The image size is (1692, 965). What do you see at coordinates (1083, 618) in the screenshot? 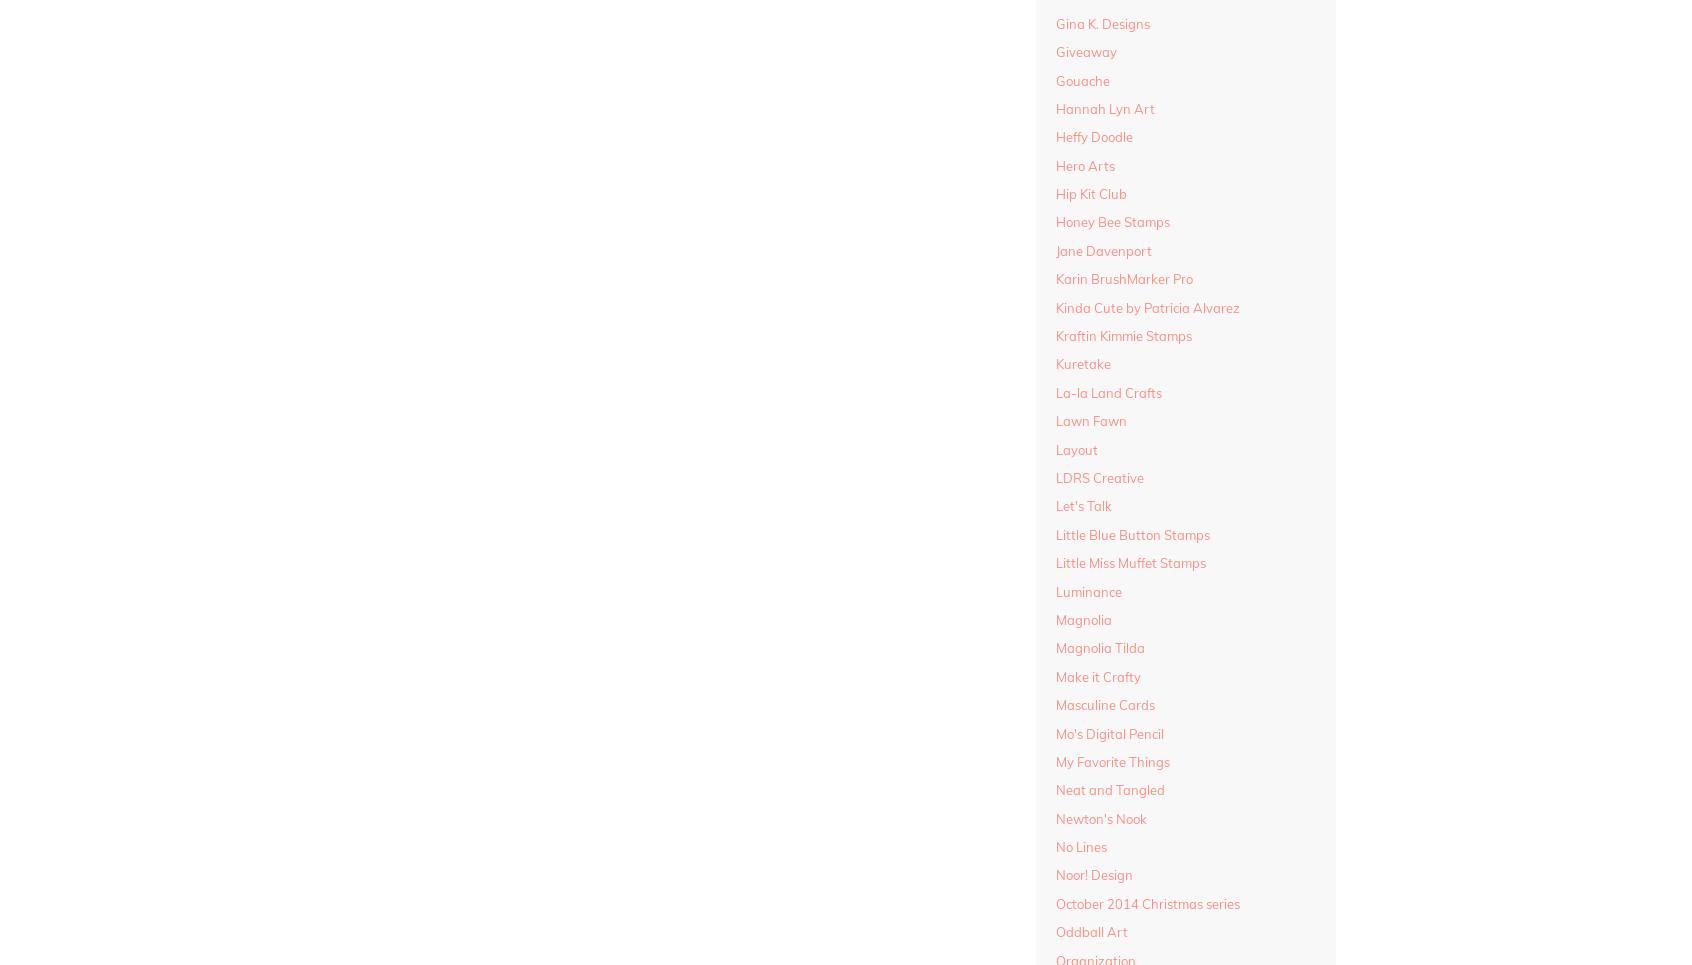
I see `'Magnolia'` at bounding box center [1083, 618].